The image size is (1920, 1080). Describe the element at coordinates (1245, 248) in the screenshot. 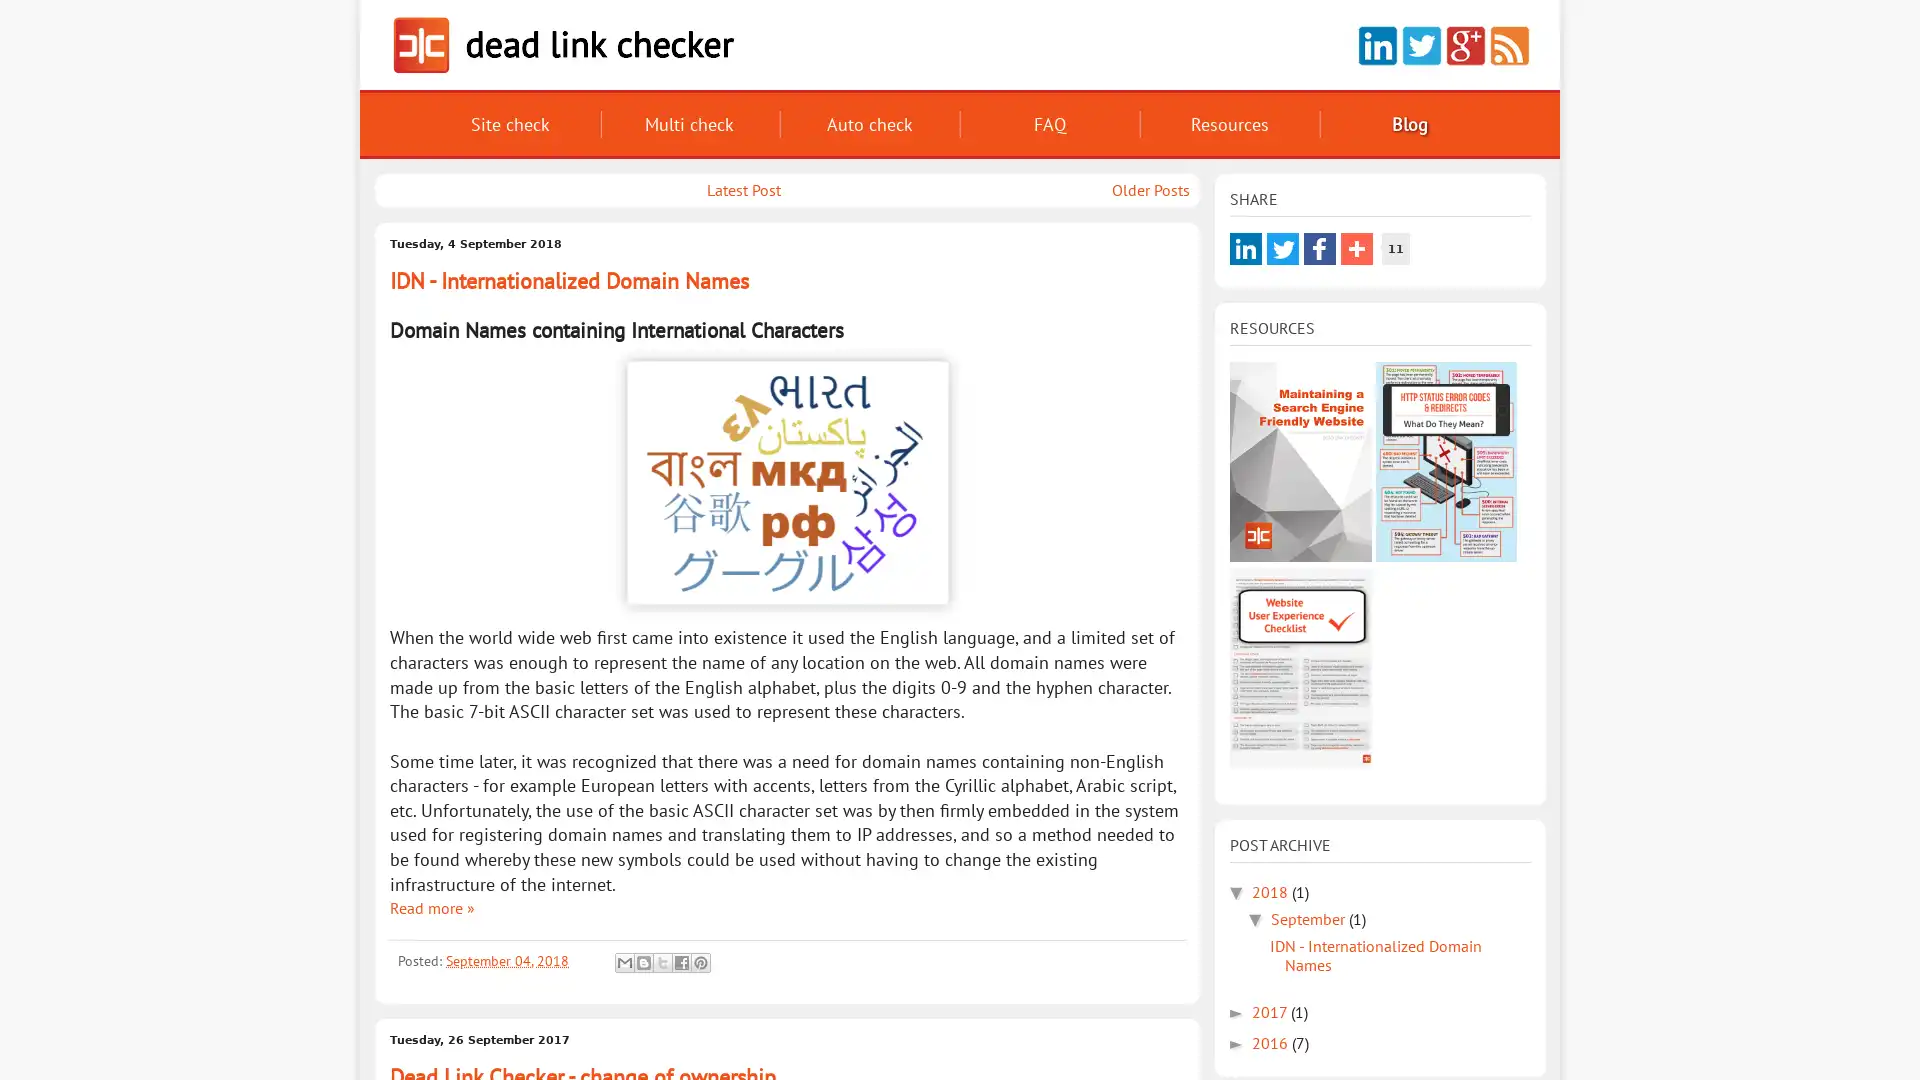

I see `Share to LinkedIn` at that location.